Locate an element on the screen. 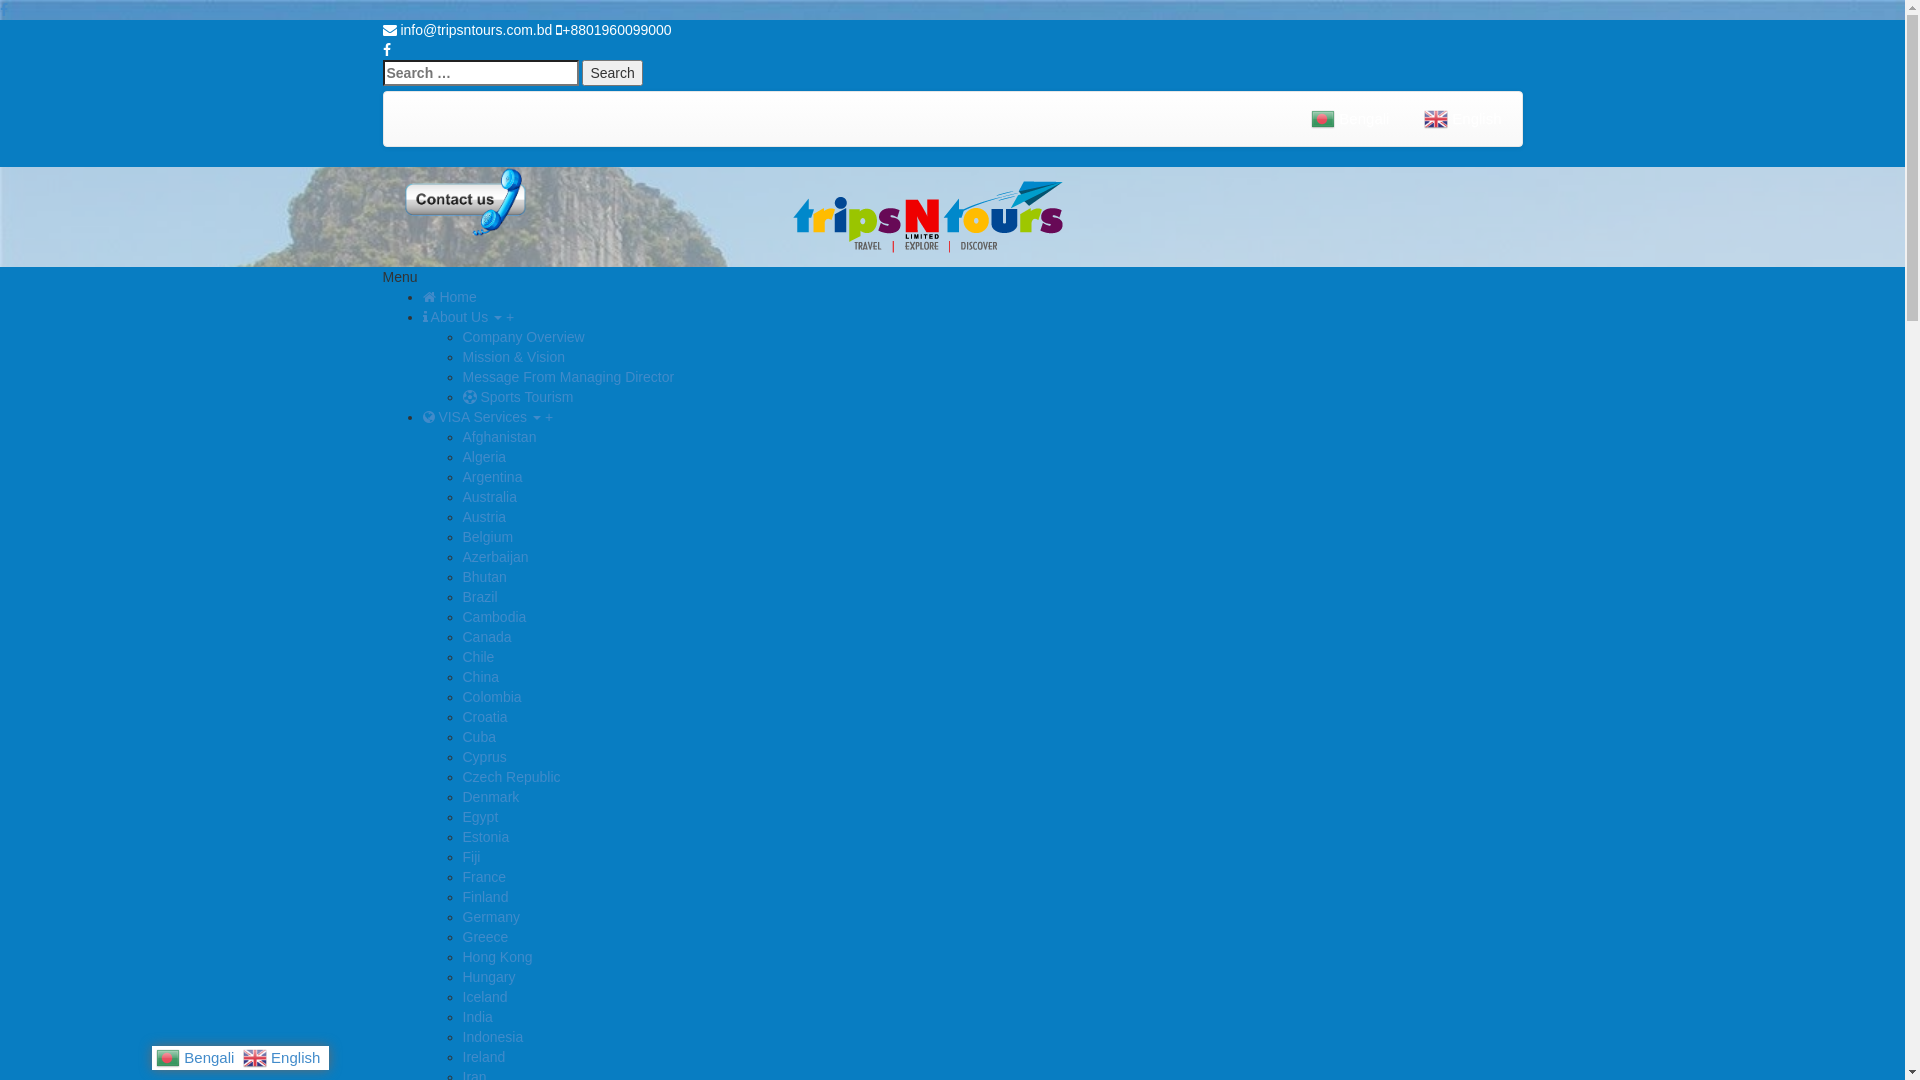 This screenshot has width=1920, height=1080. ' About Us' is located at coordinates (421, 315).